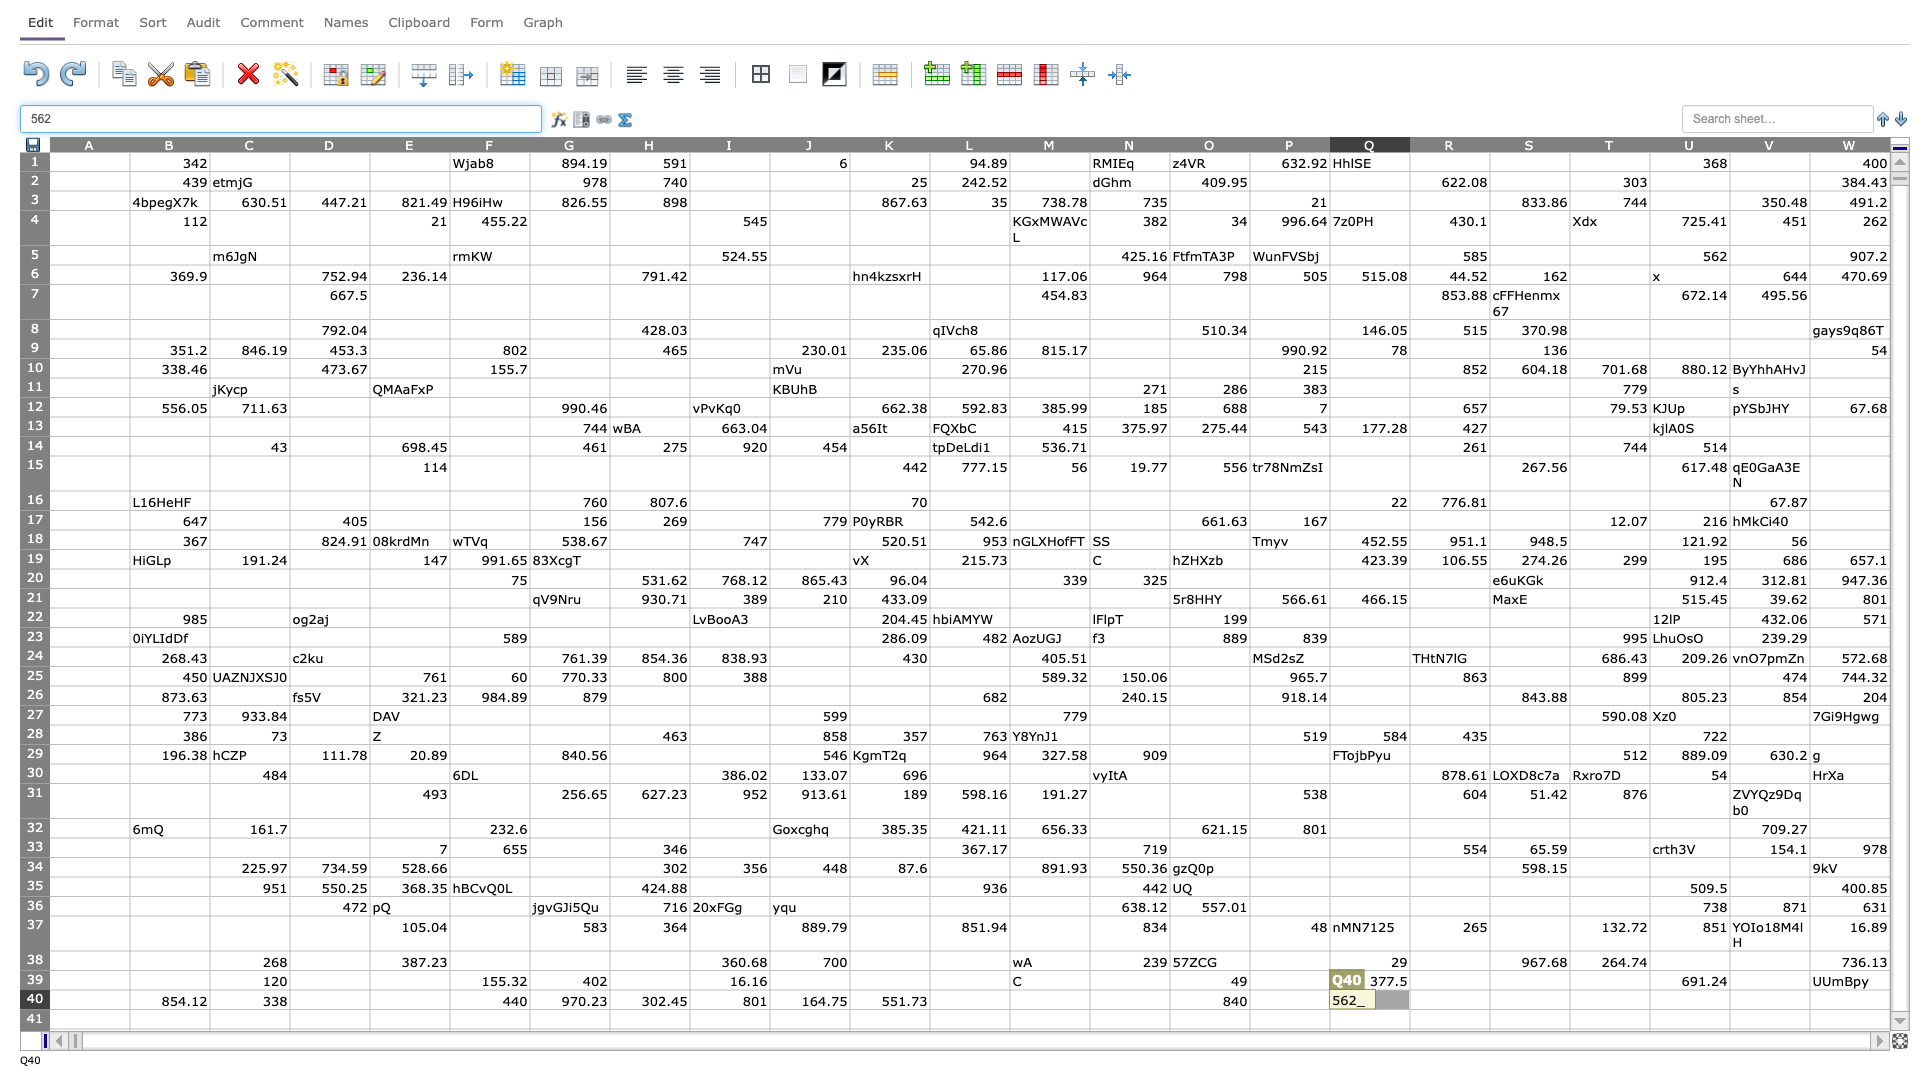 Image resolution: width=1920 pixels, height=1080 pixels. What do you see at coordinates (1409, 999) in the screenshot?
I see `left edge of R40` at bounding box center [1409, 999].